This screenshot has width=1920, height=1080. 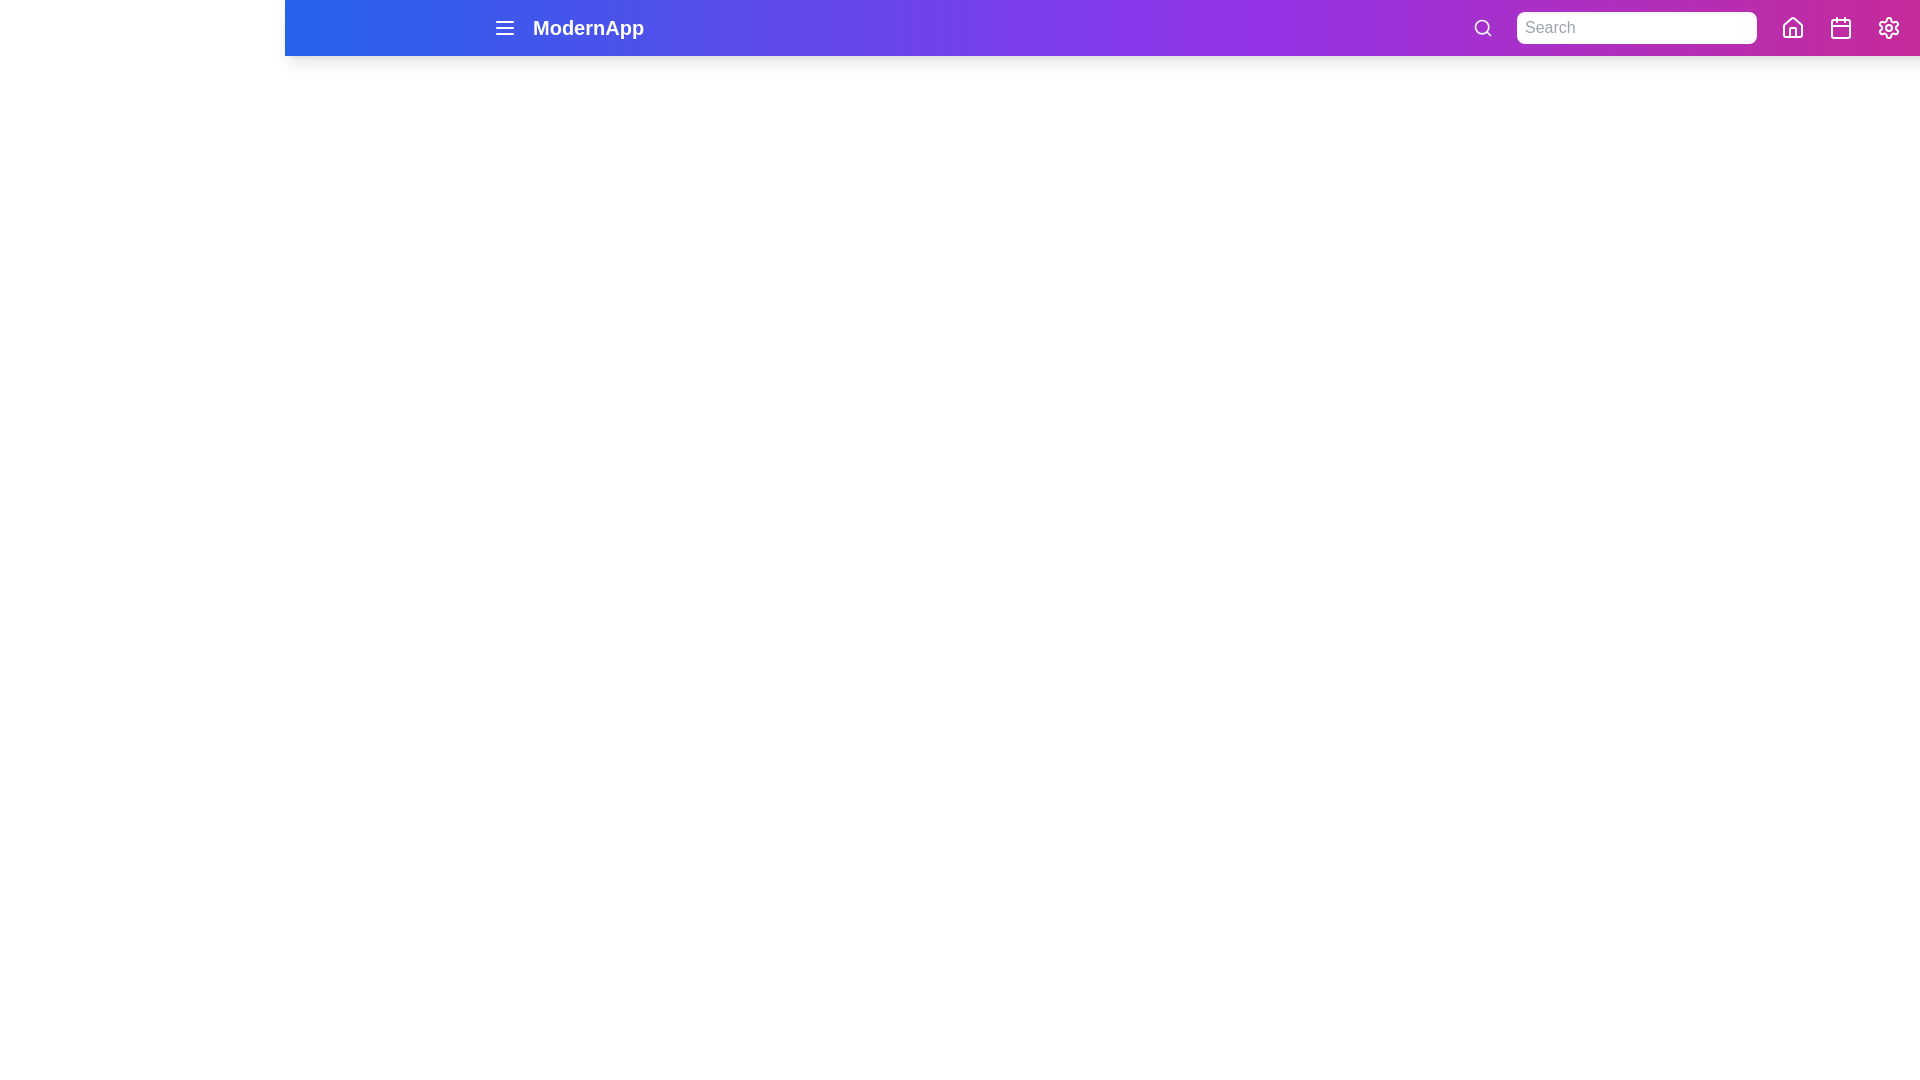 I want to click on the settings icon located in the top-right corner of the interface, which is part of a toolbar and follows a house icon and a calendar icon, so click(x=1888, y=27).